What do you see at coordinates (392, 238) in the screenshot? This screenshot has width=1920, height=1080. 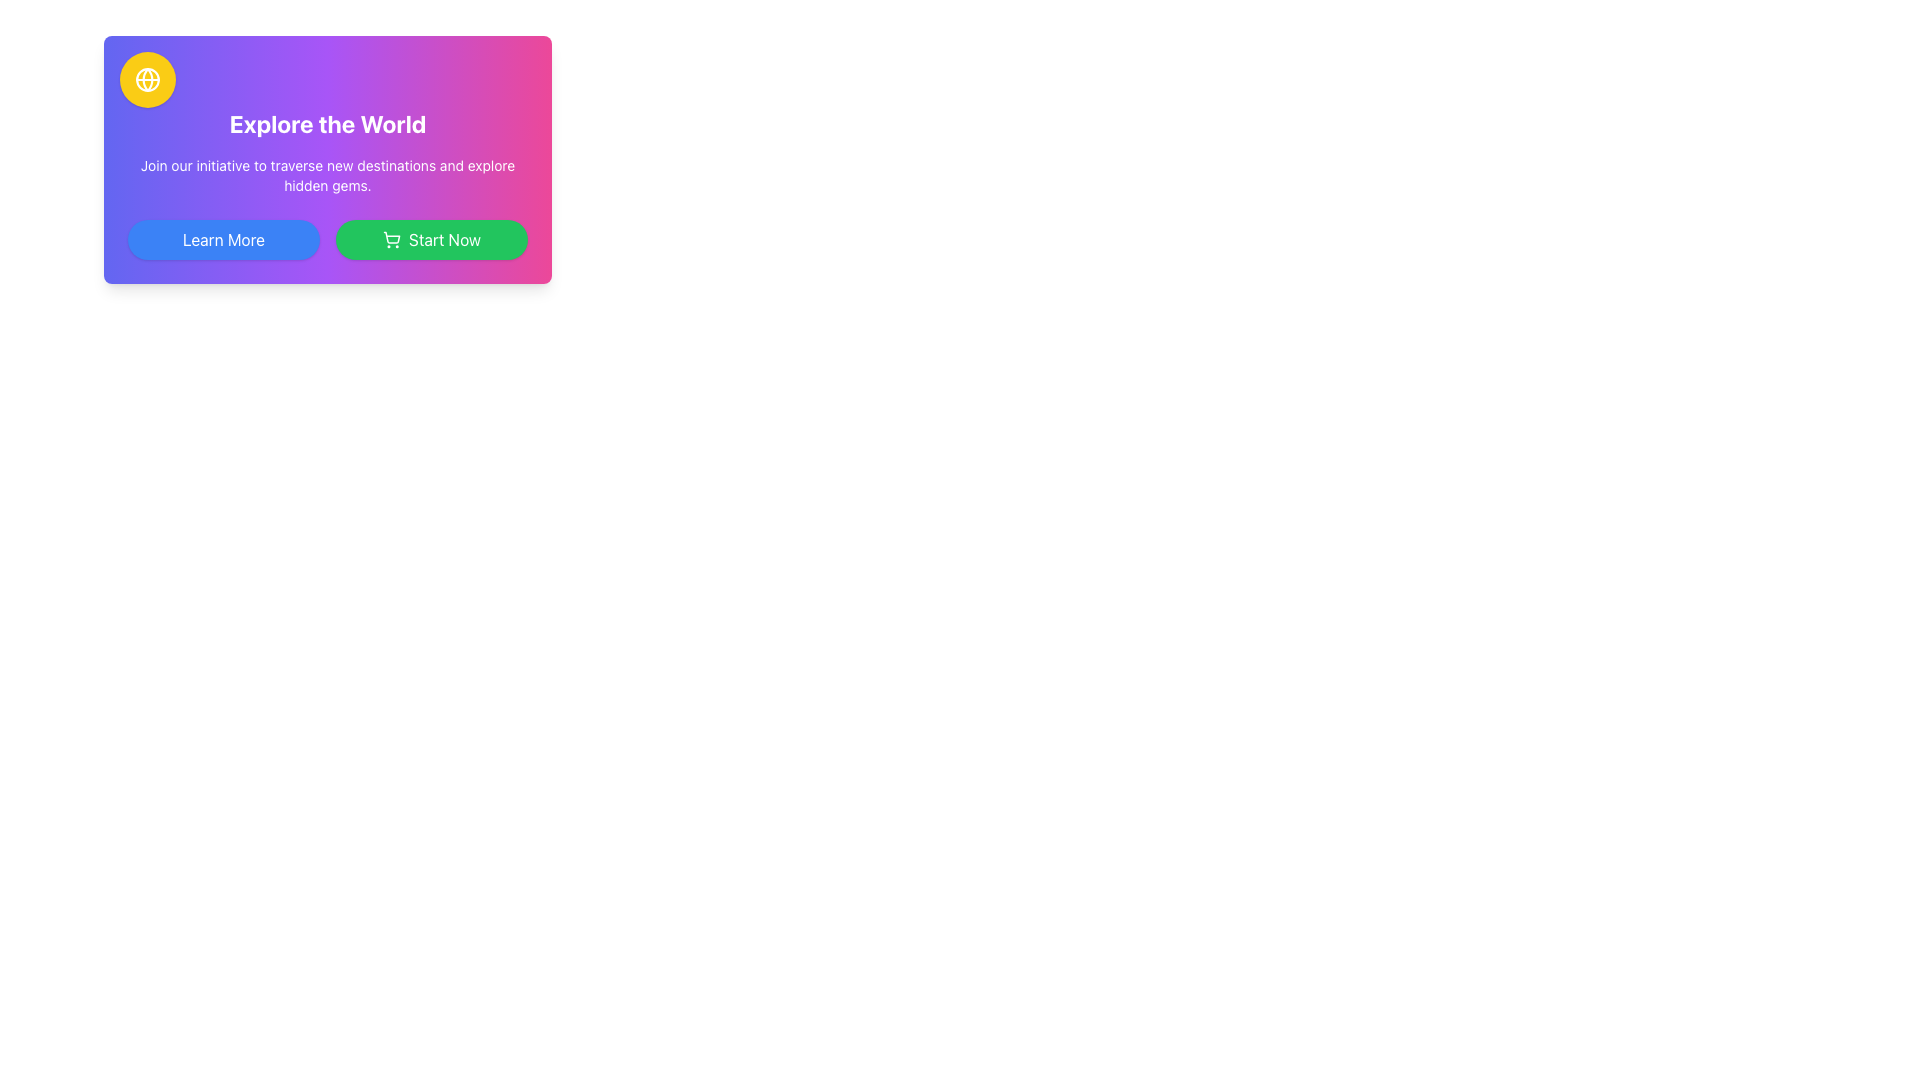 I see `the shopping cart icon, which is styled with a green background and is part of the 'Start Now' button located in the bottom-right section of the card labeled 'Explore the World'` at bounding box center [392, 238].